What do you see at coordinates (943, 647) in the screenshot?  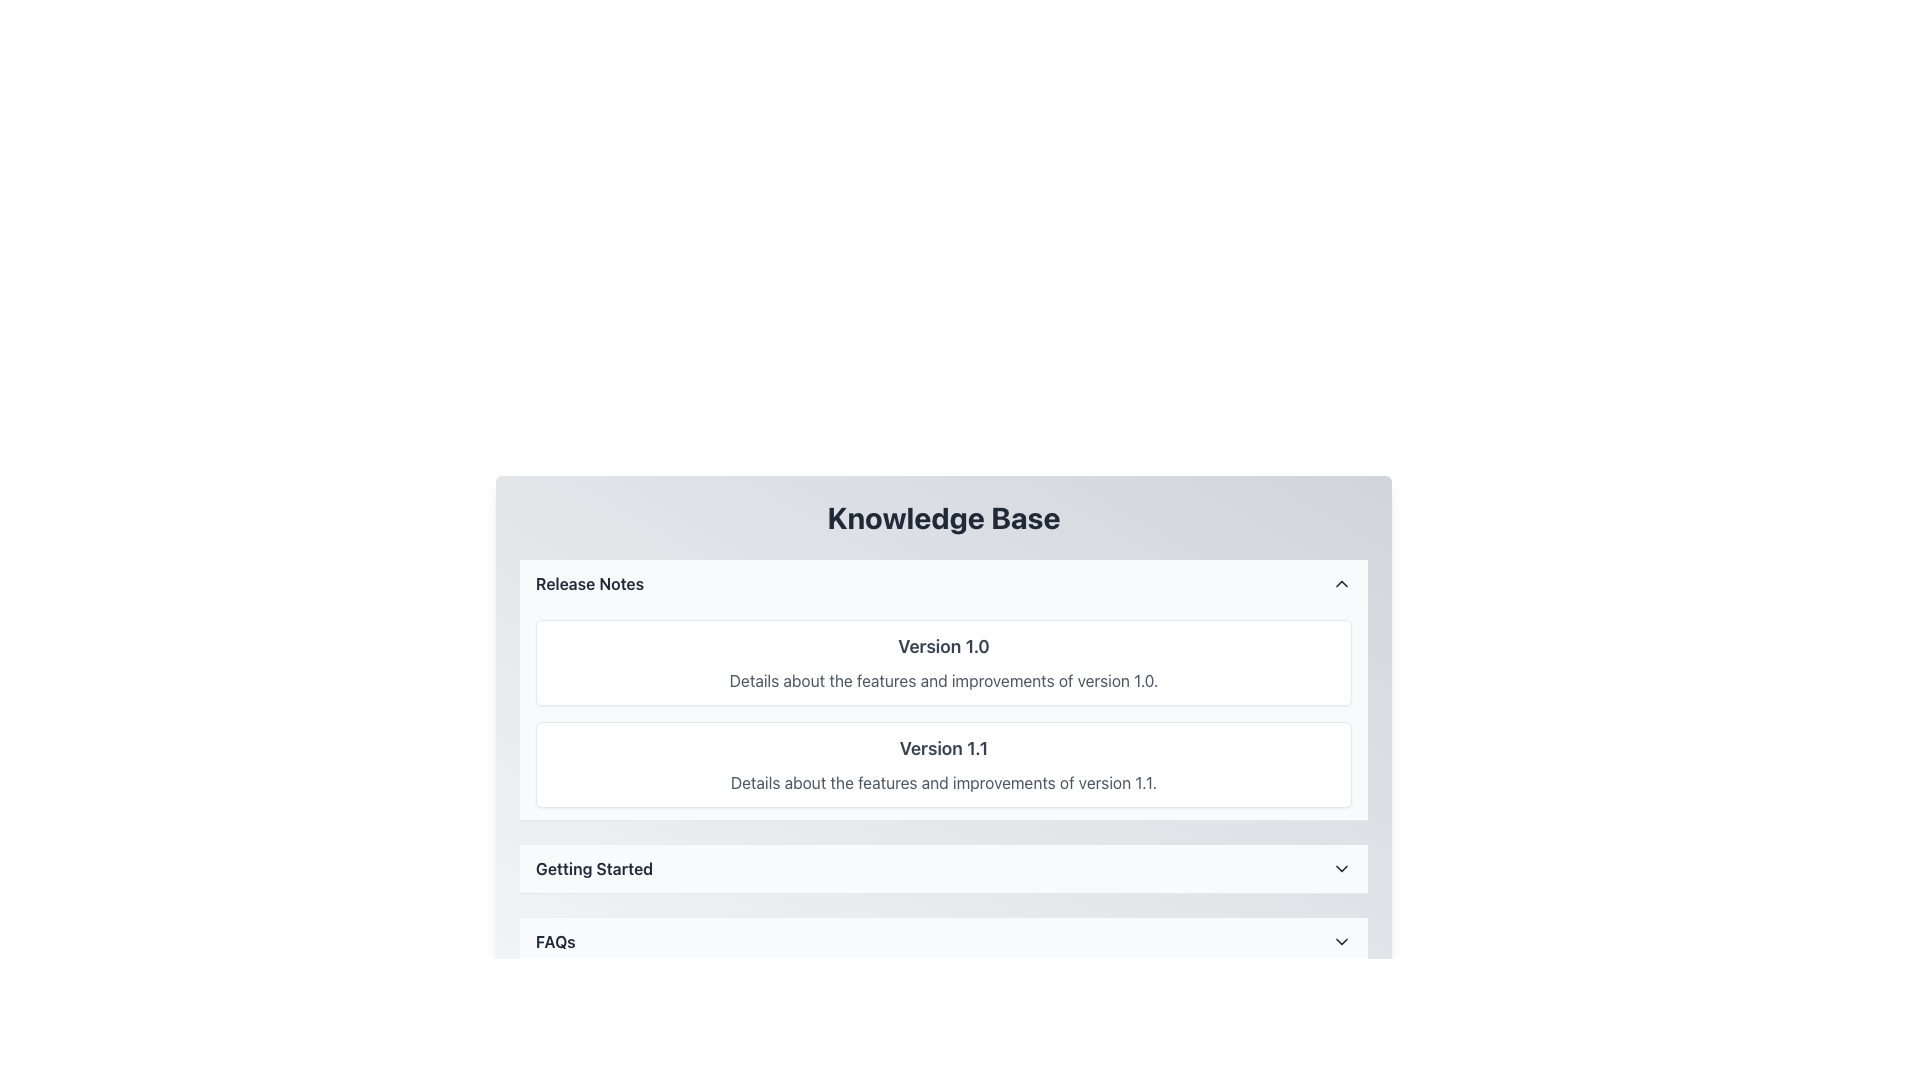 I see `the 'Version 1.0' text label which is displayed in bold, larger font style within the bordered, rounded card in the 'Release Notes' section` at bounding box center [943, 647].